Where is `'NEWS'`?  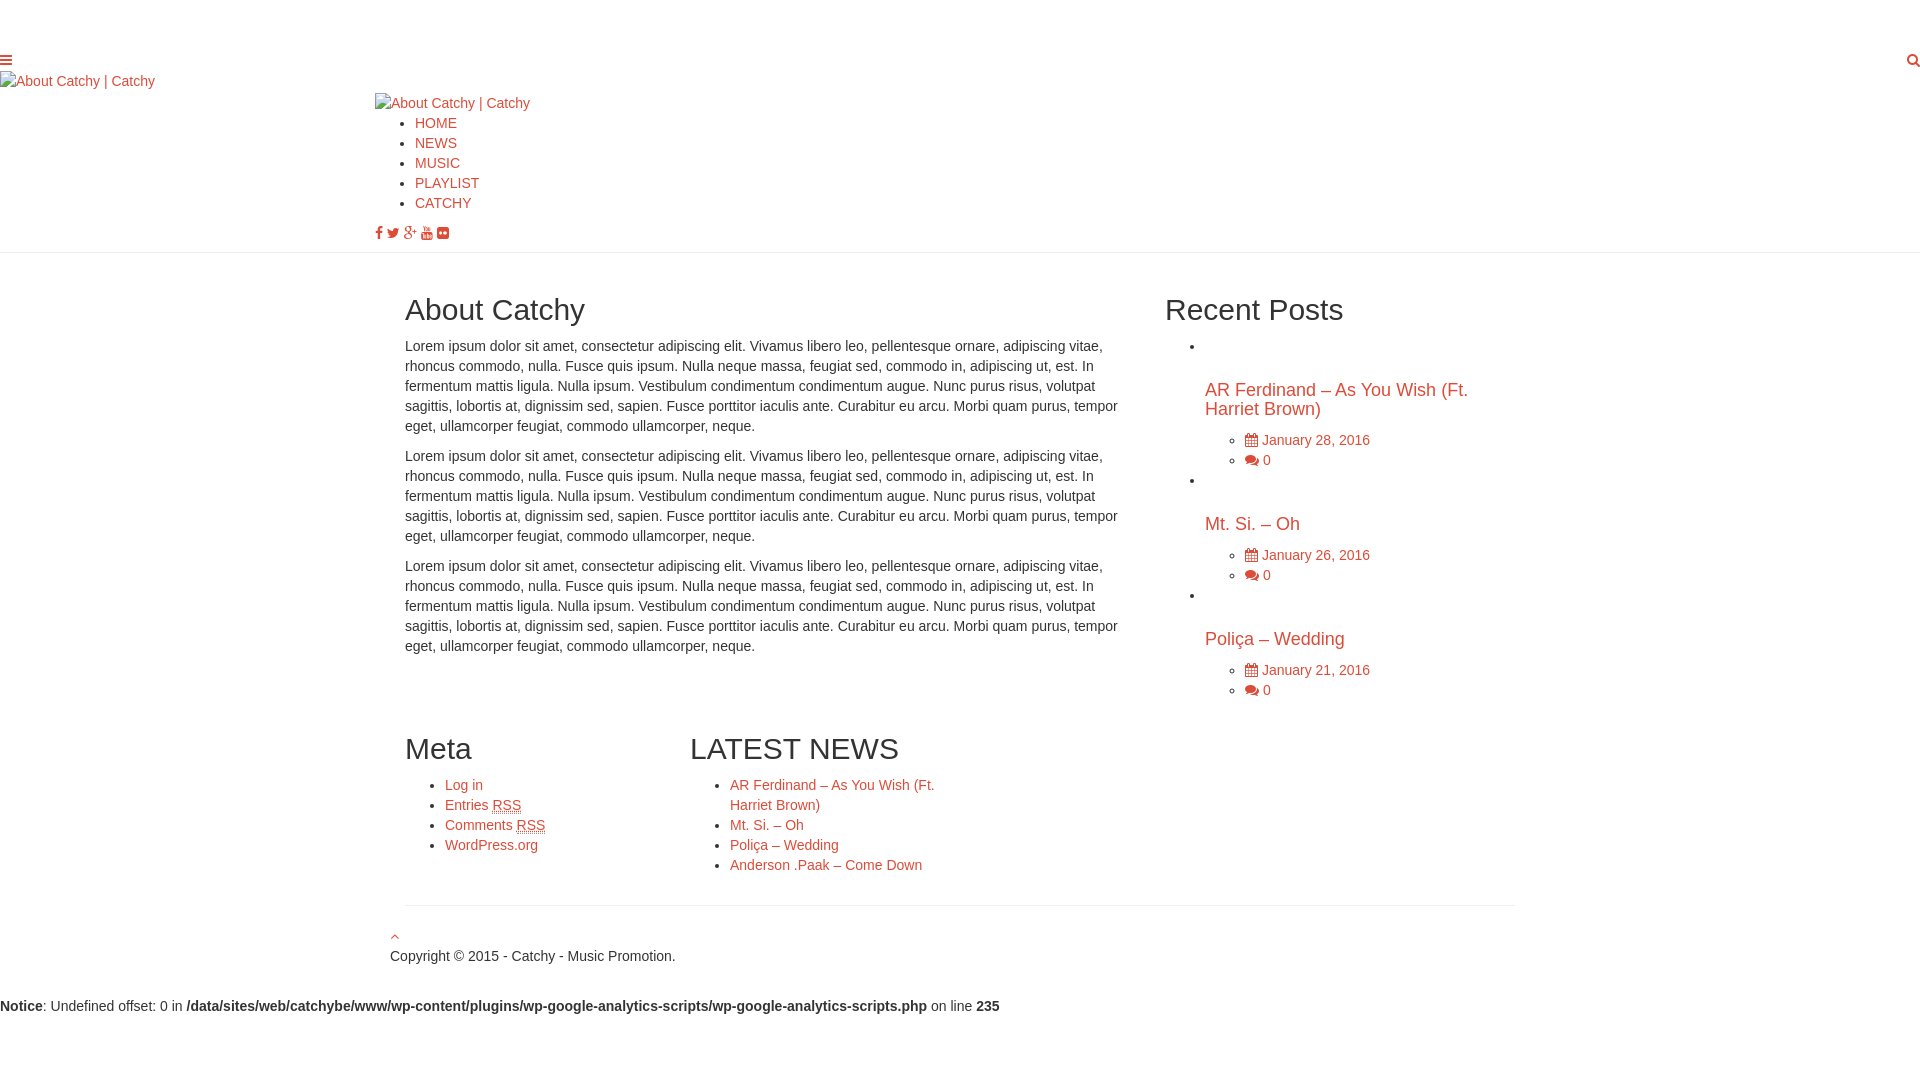
'NEWS' is located at coordinates (435, 141).